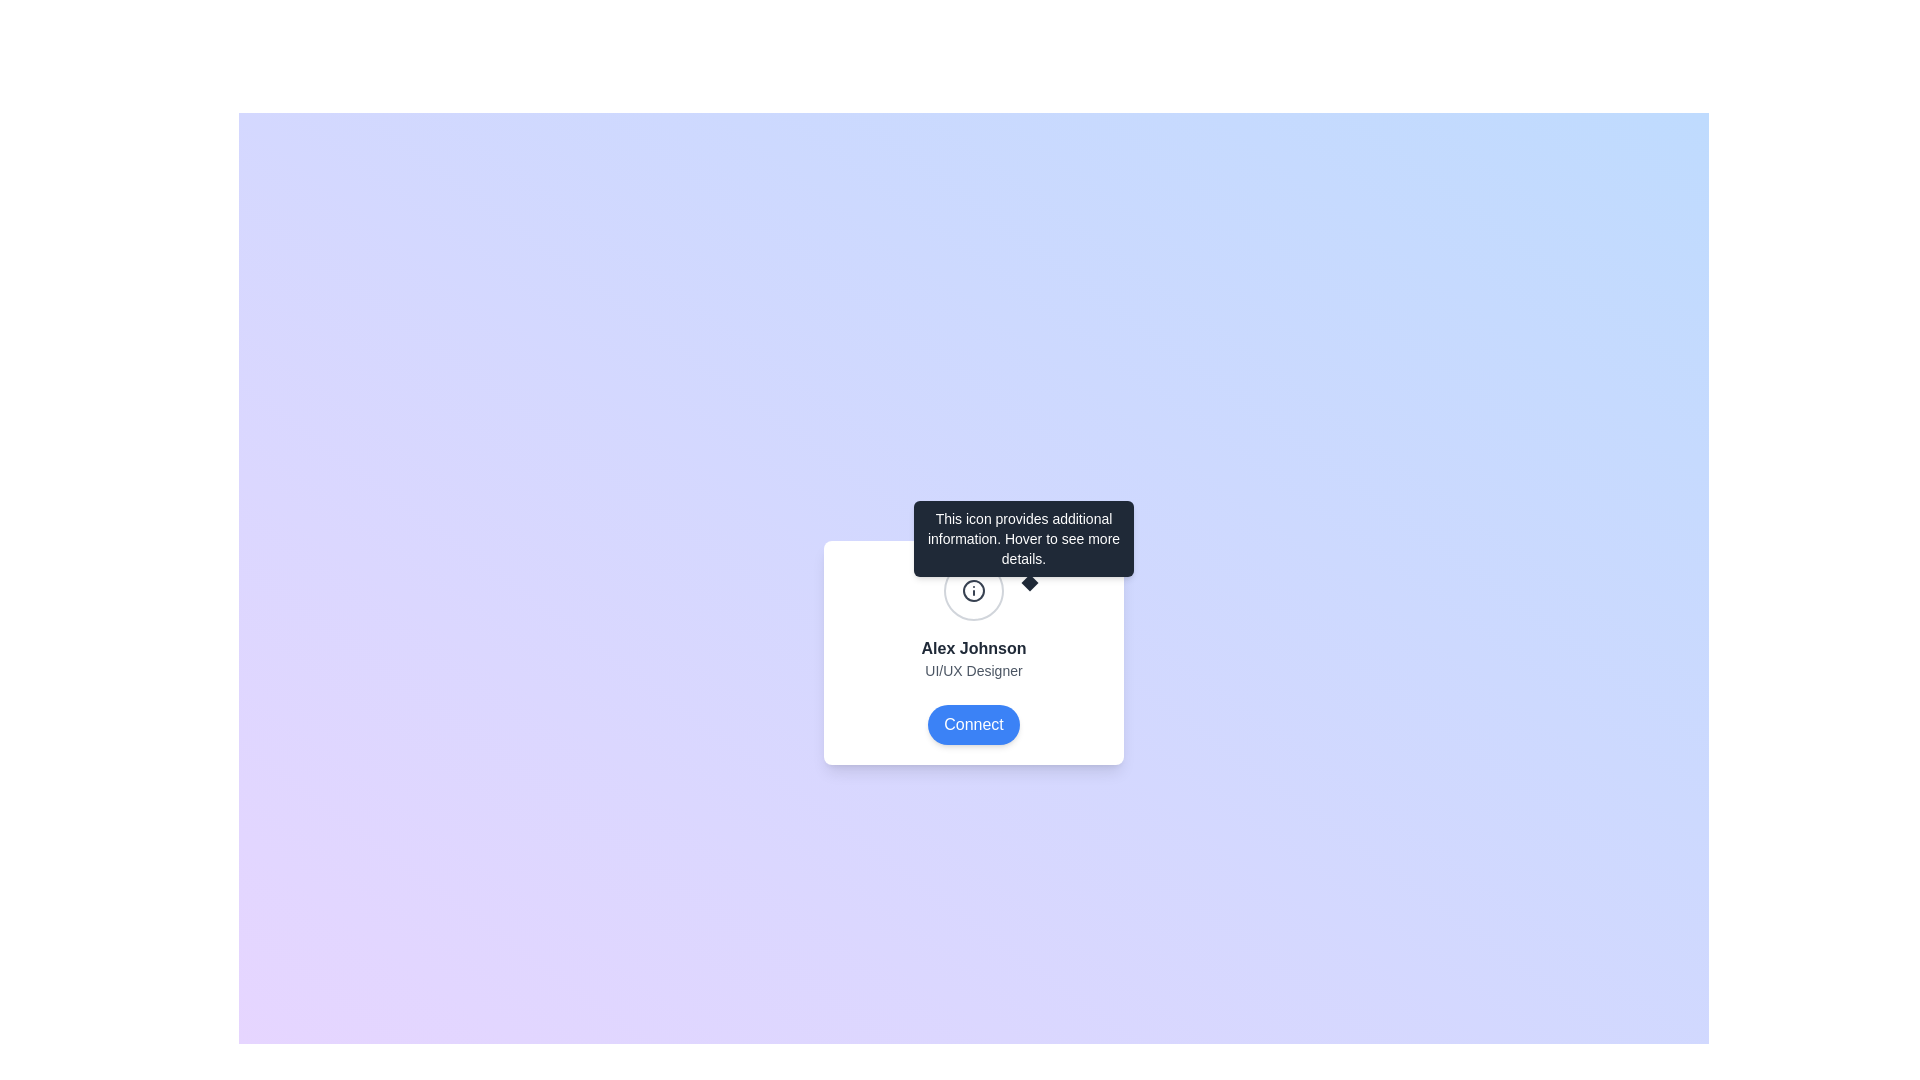 The image size is (1920, 1080). Describe the element at coordinates (974, 725) in the screenshot. I see `the blue rounded button labeled 'Connect' located at the bottom center of the card containing information about 'Alex Johnson', a UI/UX Designer, to initiate a connection` at that location.